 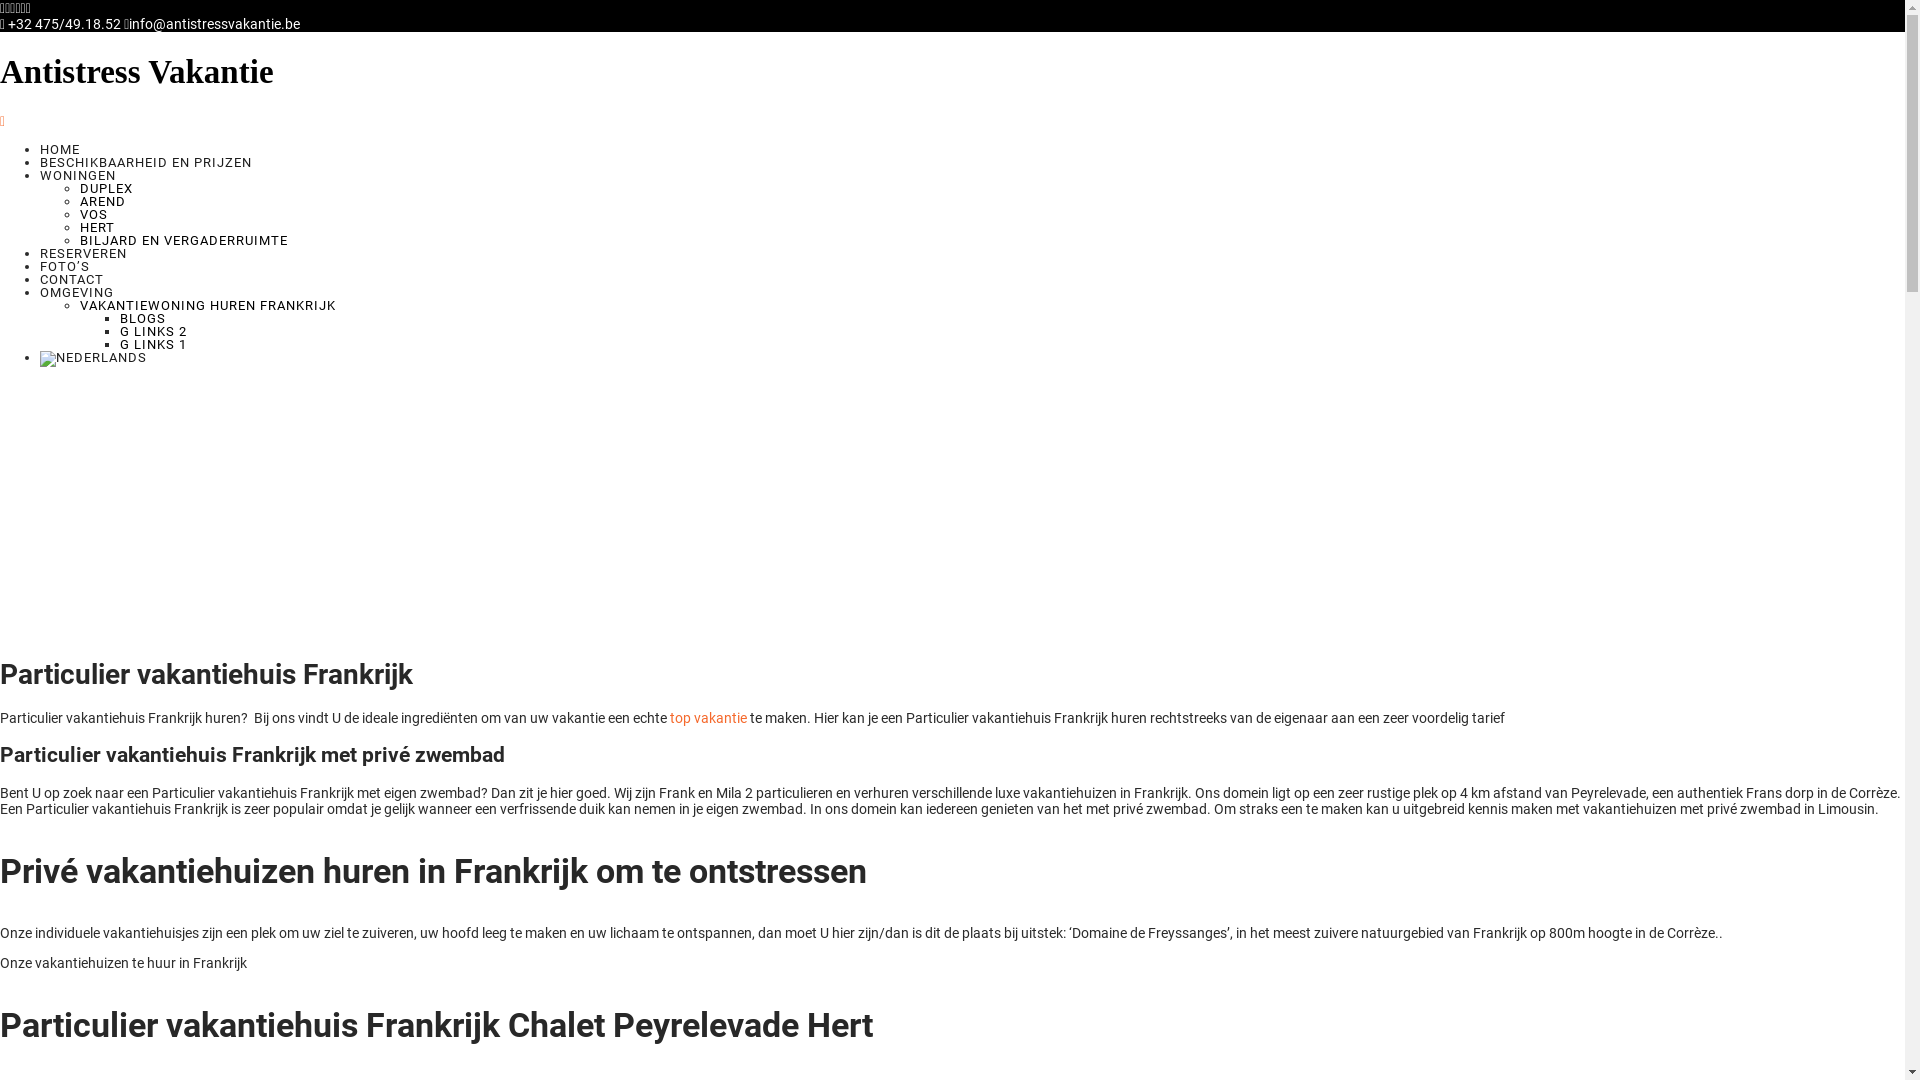 What do you see at coordinates (211, 23) in the screenshot?
I see `'info@antistressvakantie.be'` at bounding box center [211, 23].